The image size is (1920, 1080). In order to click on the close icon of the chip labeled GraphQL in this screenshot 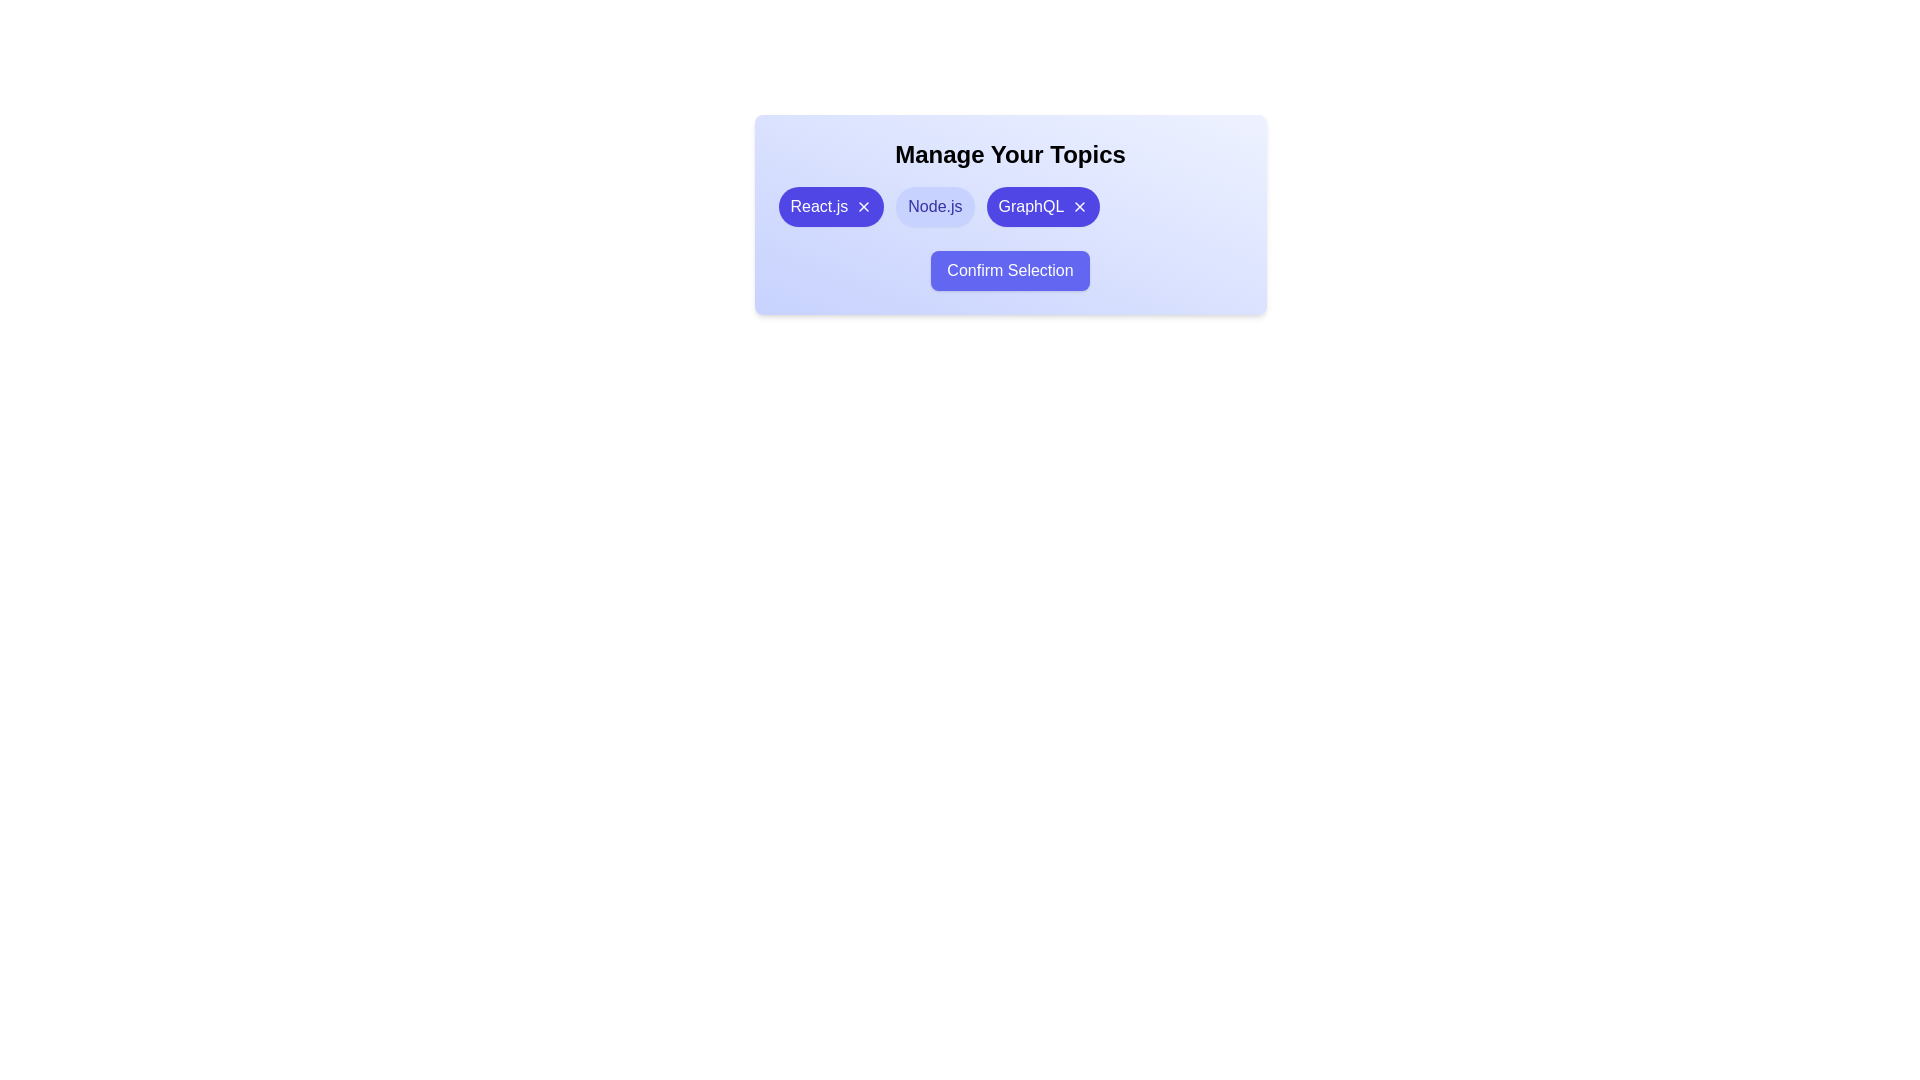, I will do `click(1079, 207)`.